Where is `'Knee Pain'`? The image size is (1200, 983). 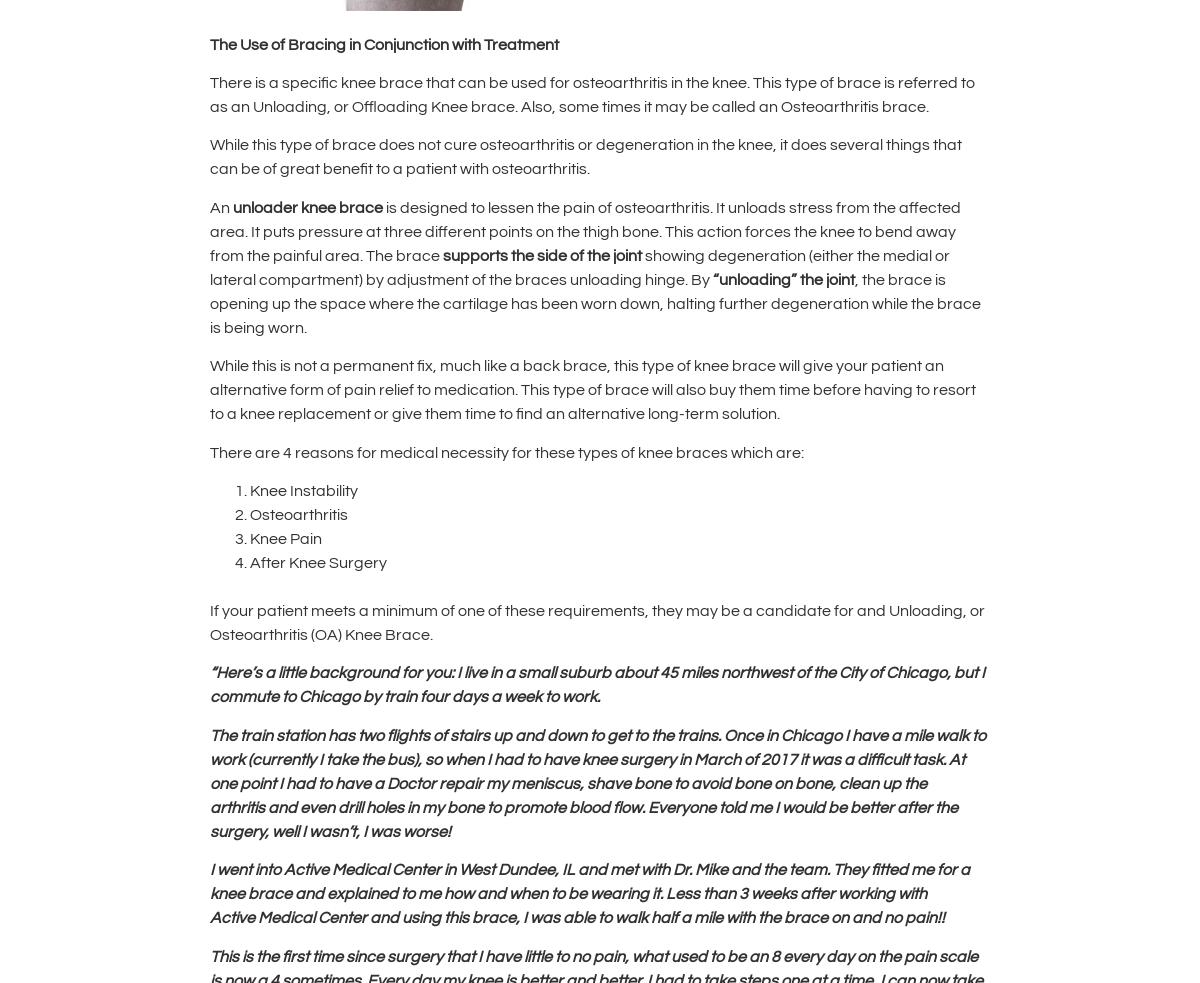 'Knee Pain' is located at coordinates (284, 537).